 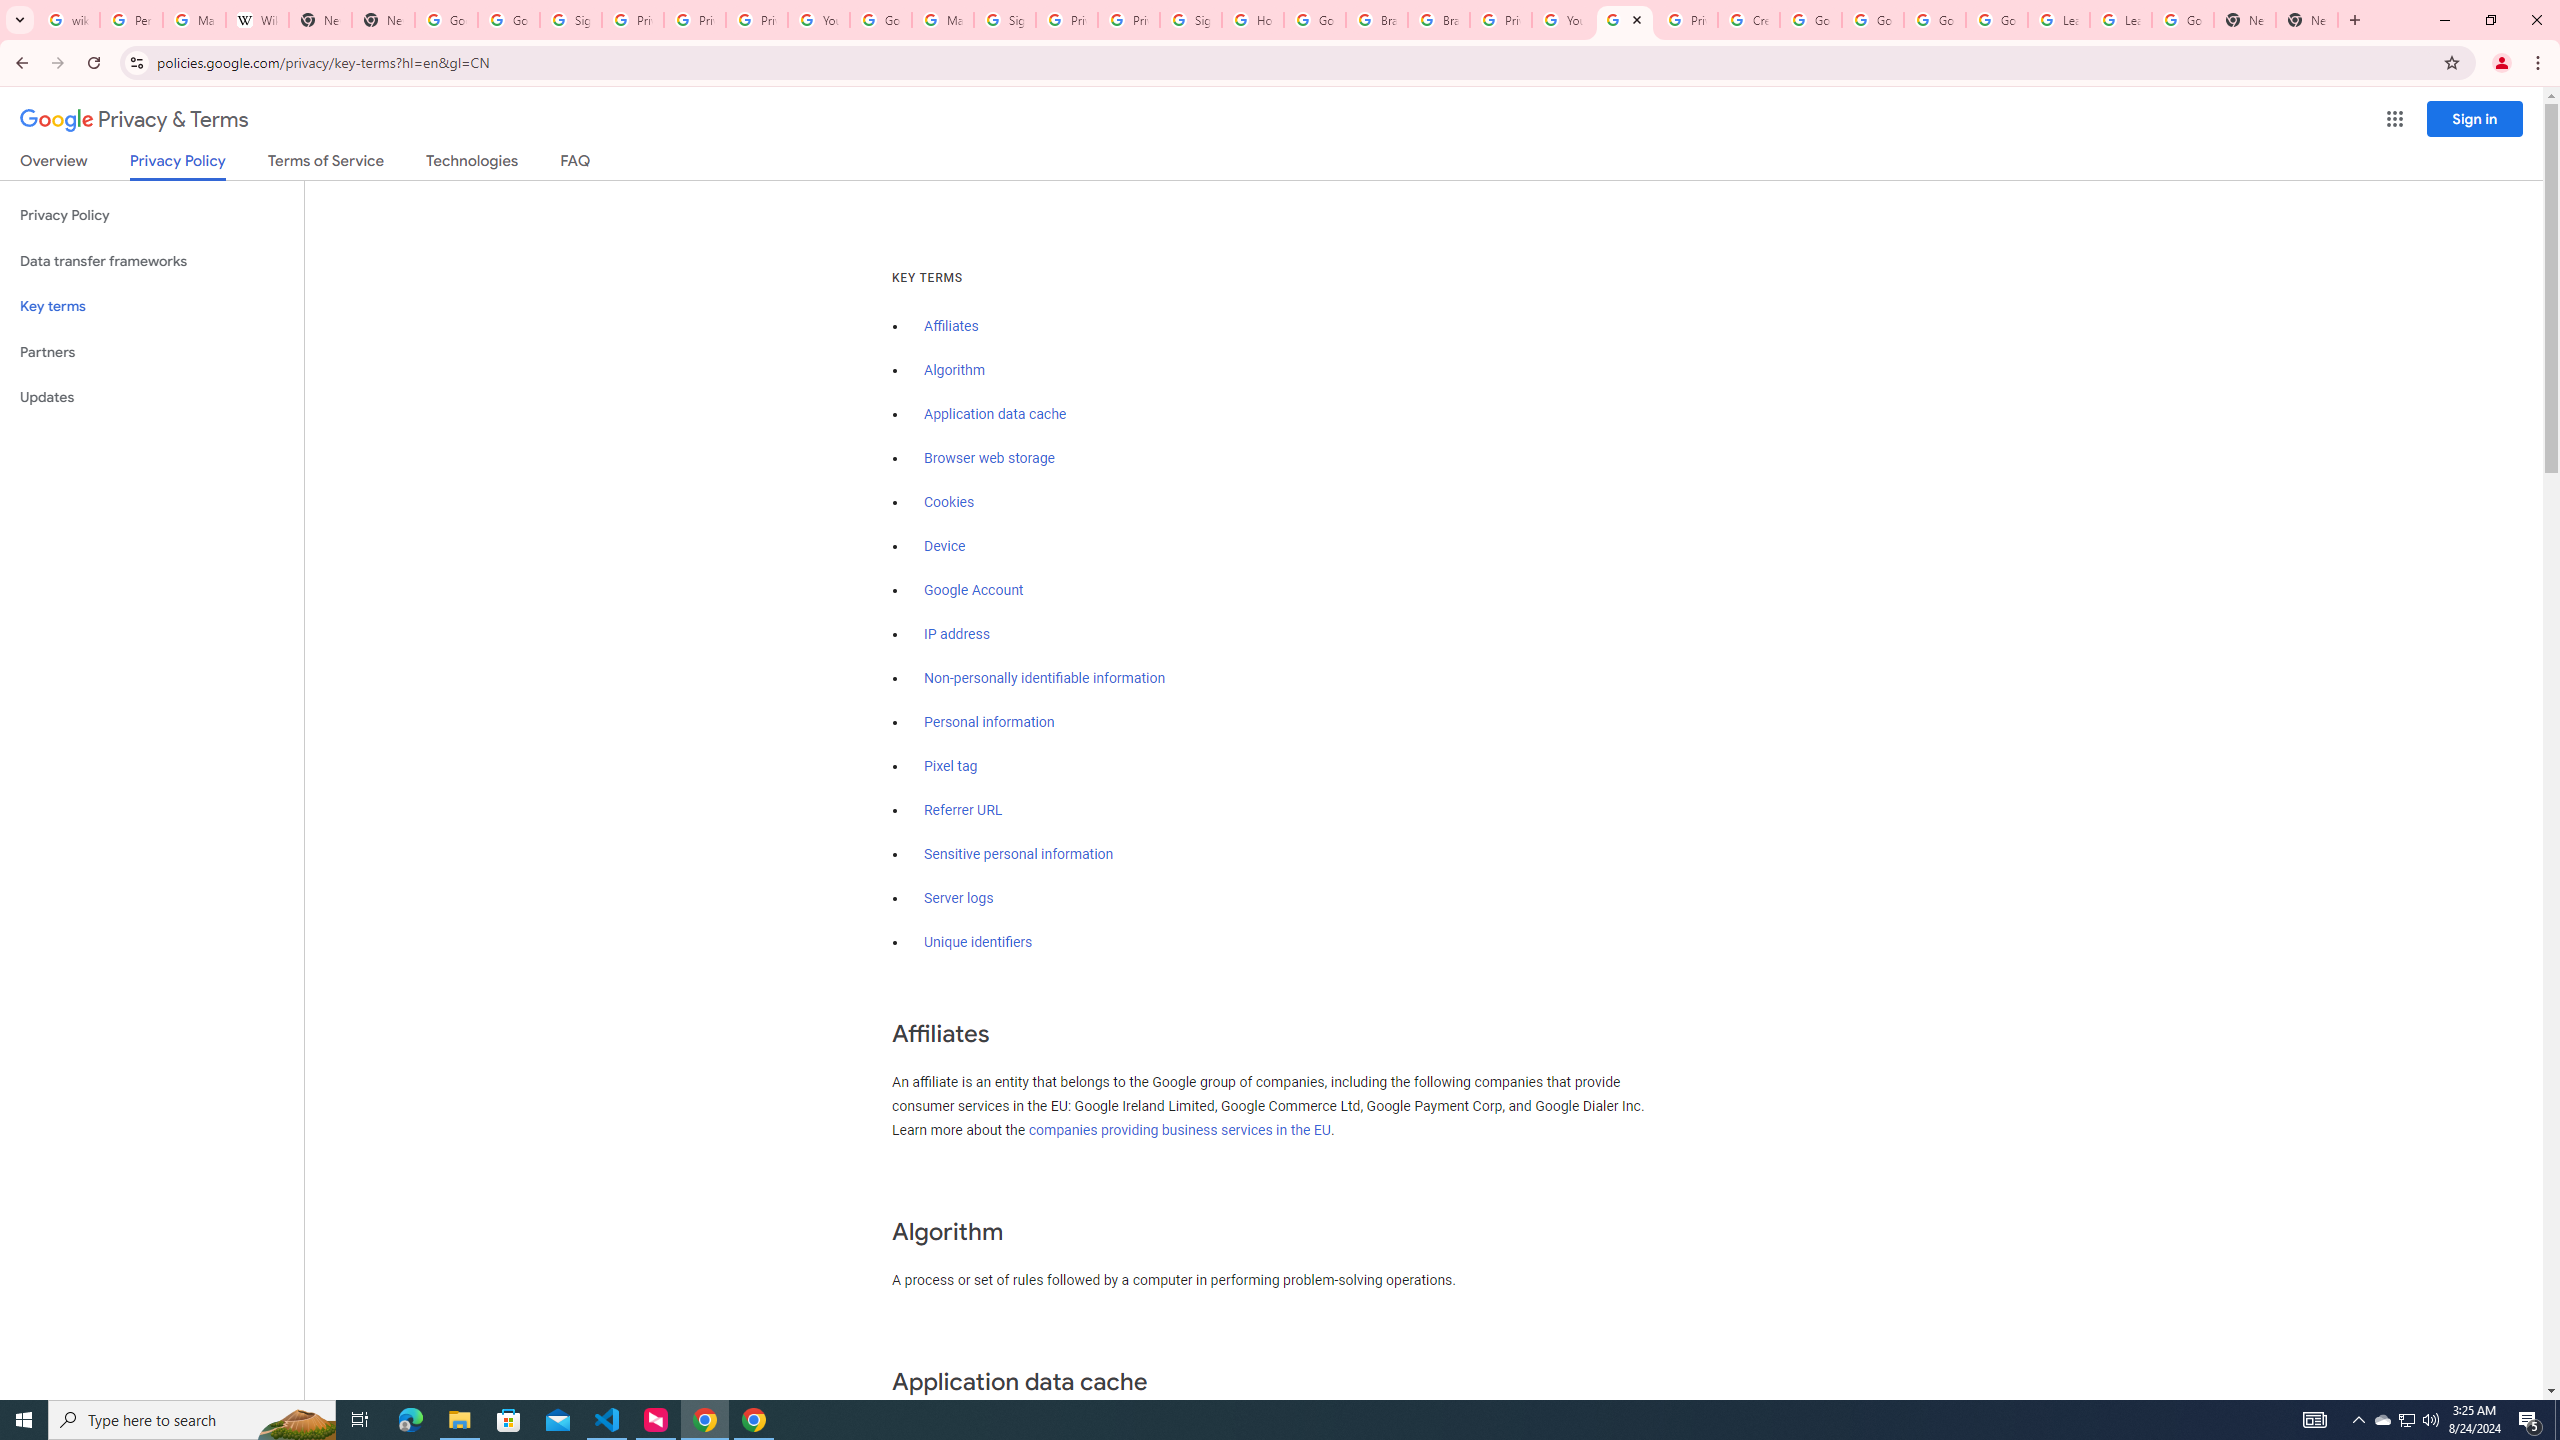 What do you see at coordinates (2245, 19) in the screenshot?
I see `'New Tab'` at bounding box center [2245, 19].